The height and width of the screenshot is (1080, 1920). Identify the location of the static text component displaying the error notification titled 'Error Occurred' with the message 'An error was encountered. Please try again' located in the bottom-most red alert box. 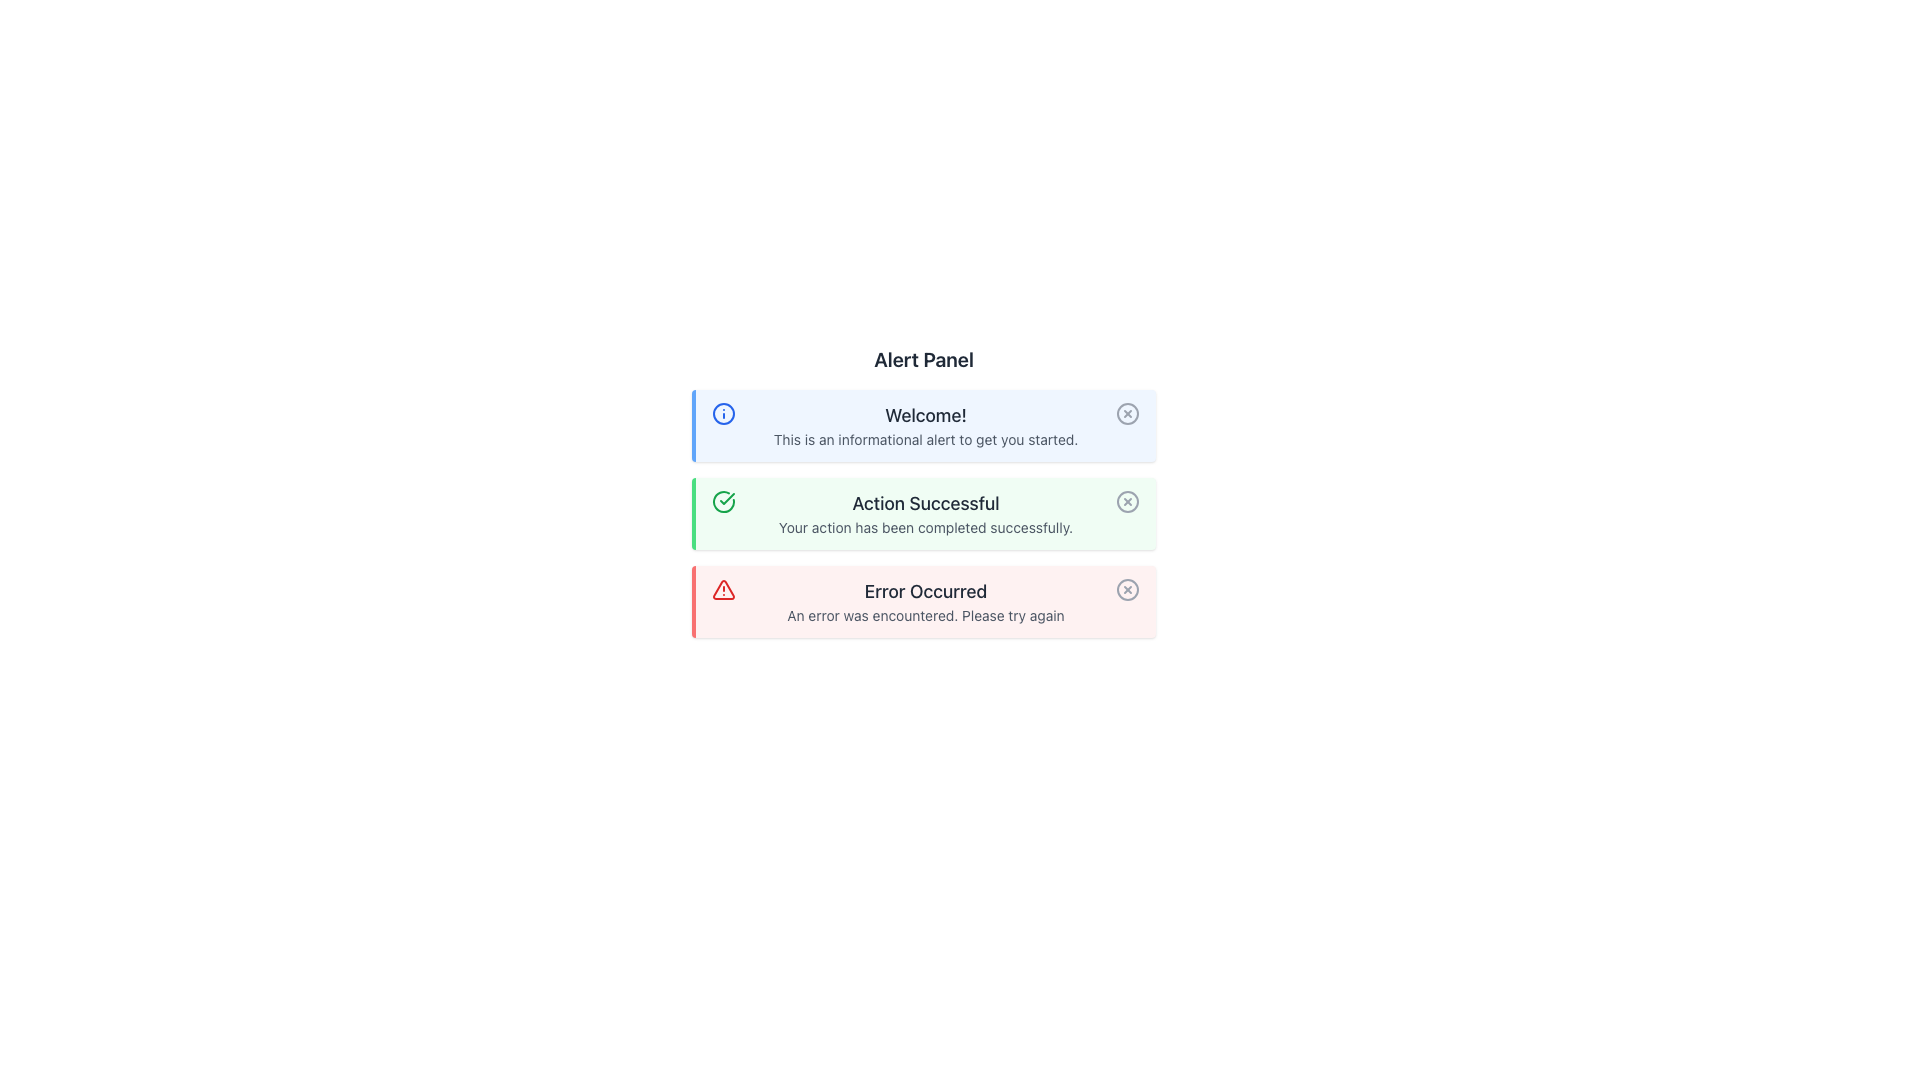
(925, 600).